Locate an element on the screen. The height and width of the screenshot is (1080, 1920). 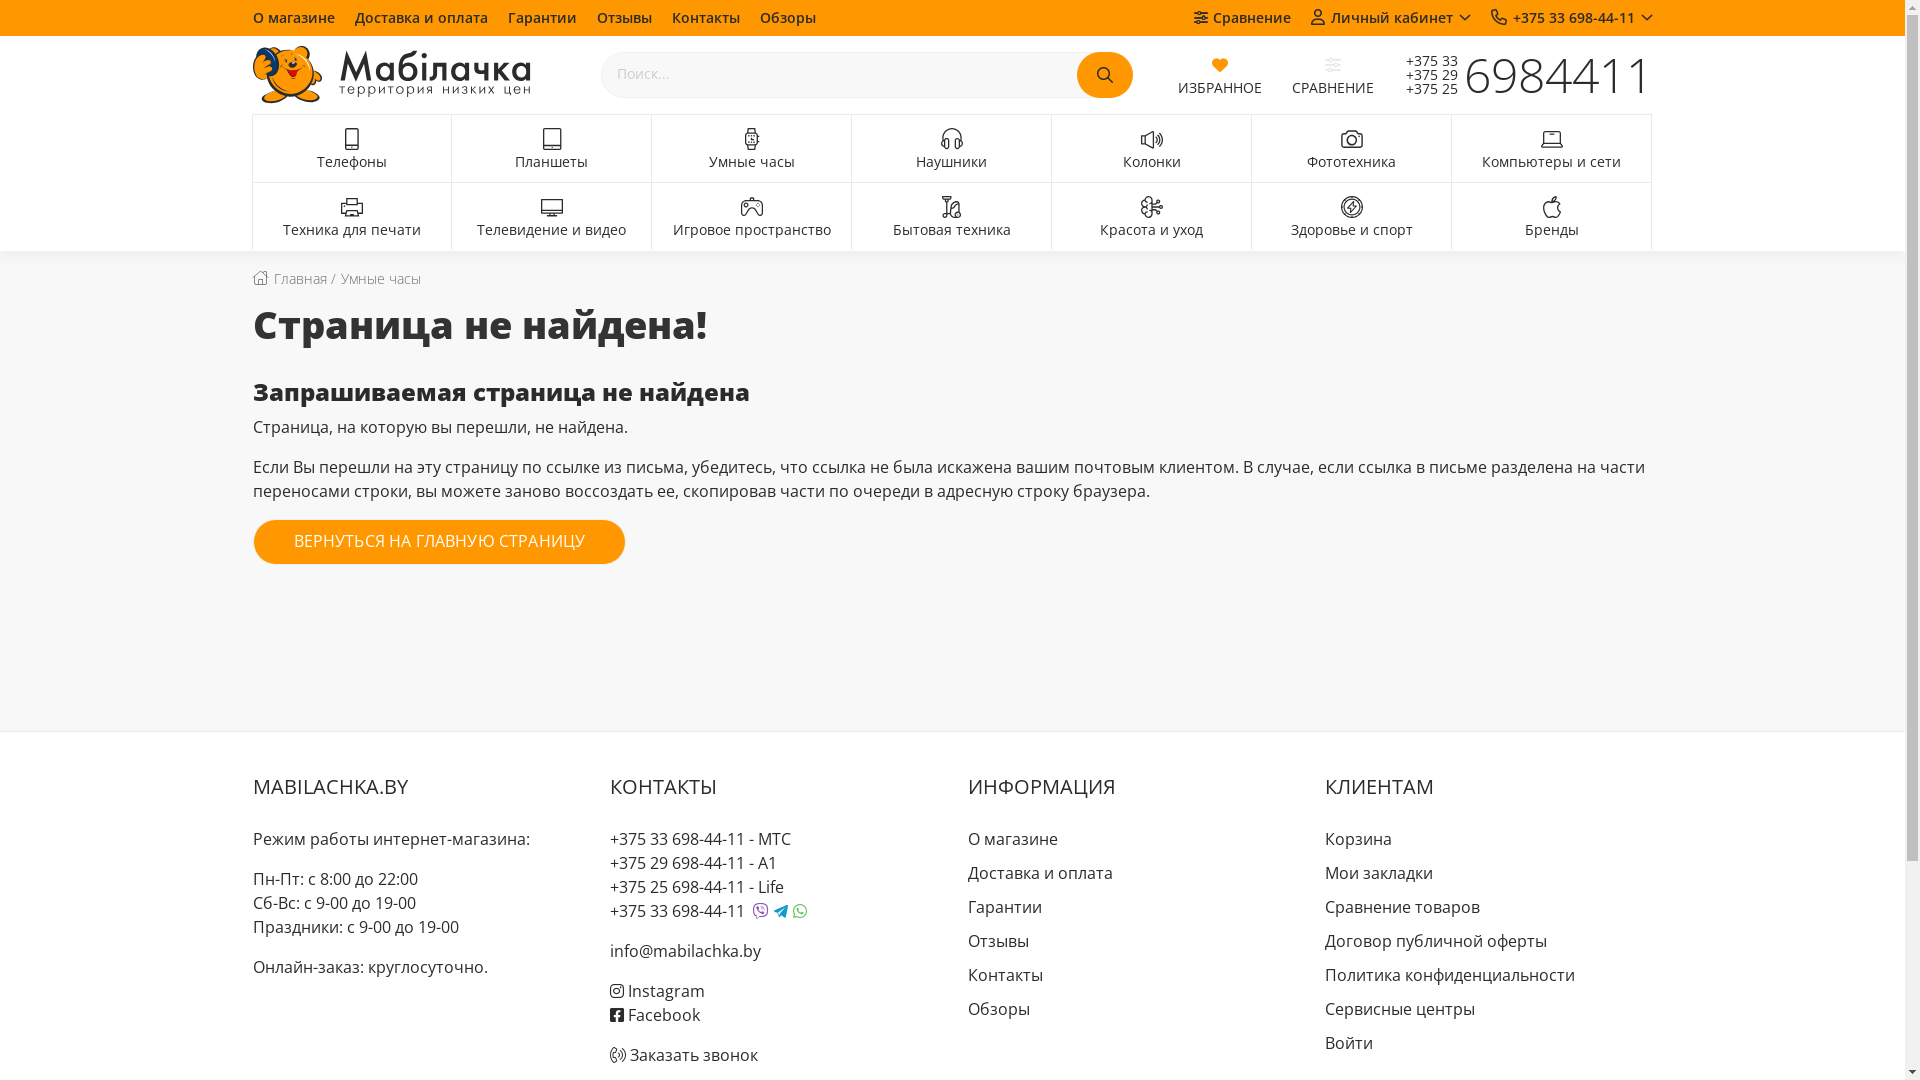
'+375 25 698-44-11' is located at coordinates (677, 886).